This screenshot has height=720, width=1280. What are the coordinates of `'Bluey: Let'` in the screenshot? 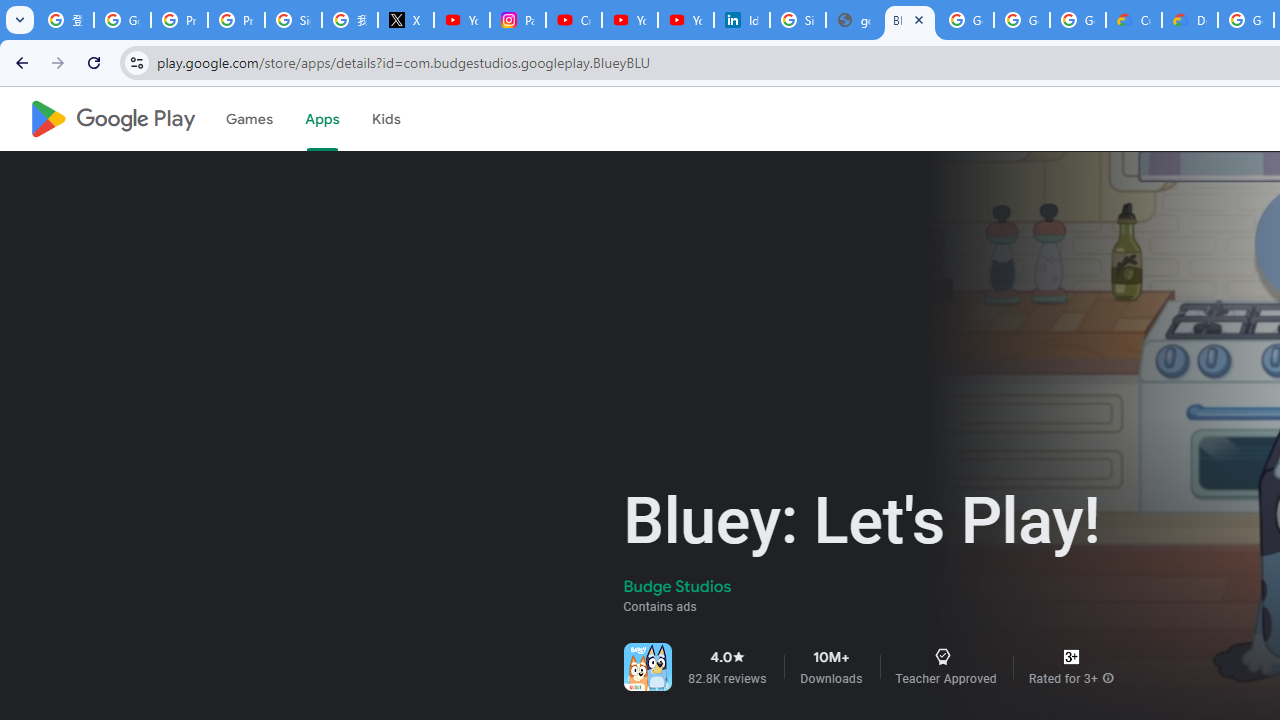 It's located at (909, 20).